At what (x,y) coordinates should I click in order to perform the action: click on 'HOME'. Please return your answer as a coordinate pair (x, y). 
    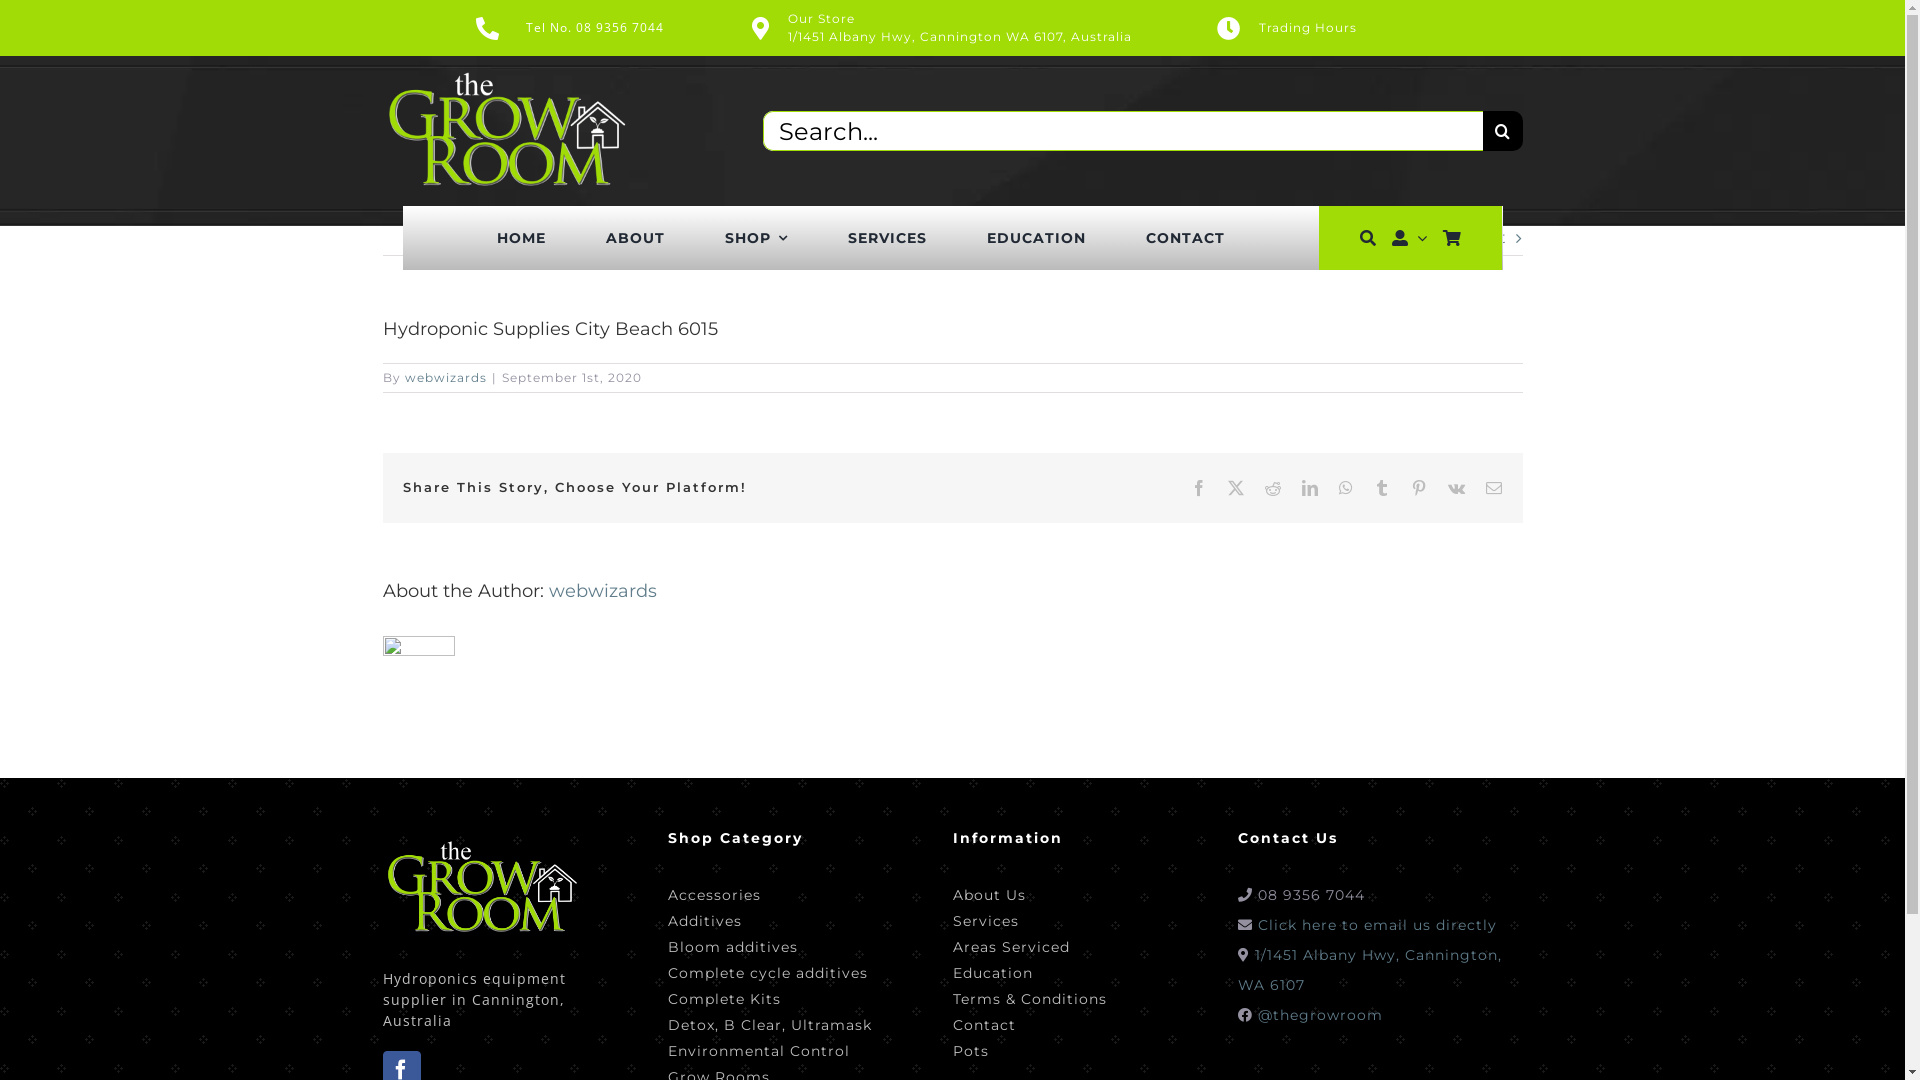
    Looking at the image, I should click on (521, 237).